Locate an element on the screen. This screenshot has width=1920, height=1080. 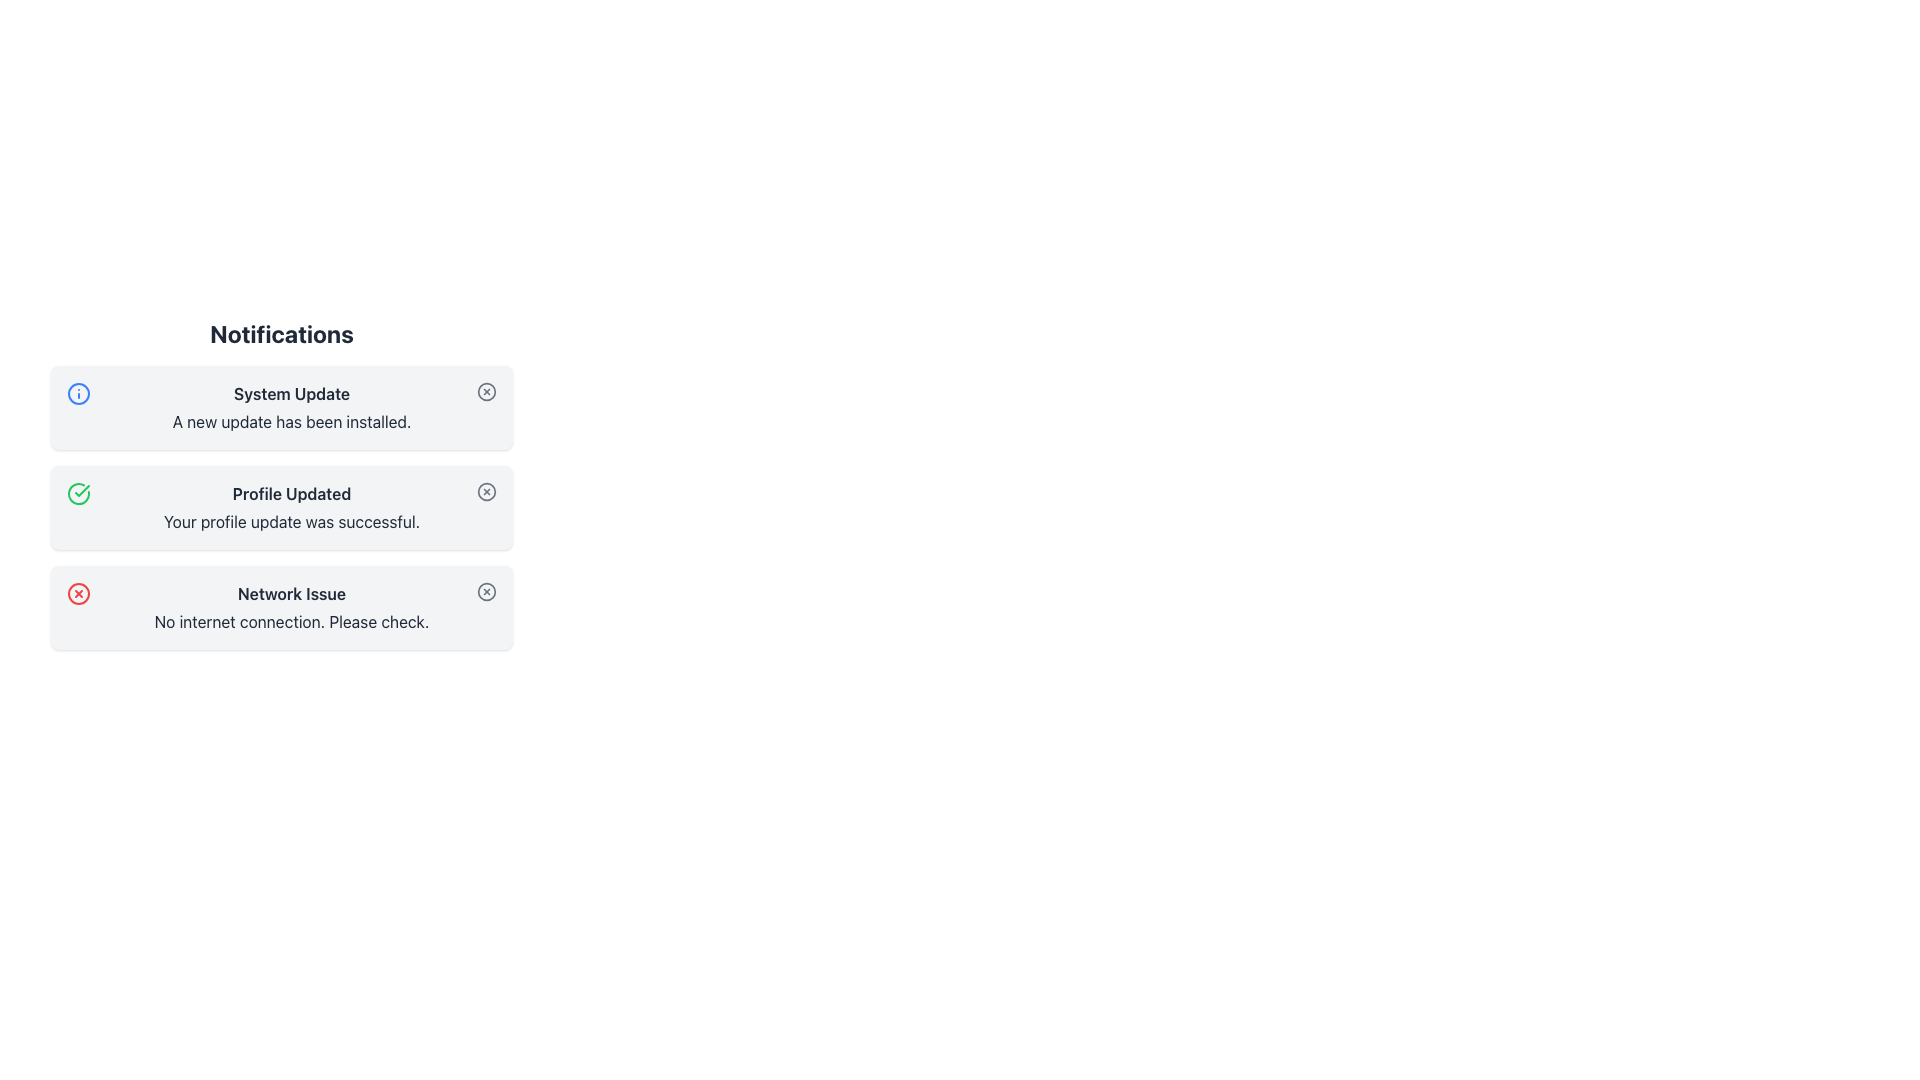
title 'Profile Updated' and subtitle 'Your profile update was successful.' from the notification card with a light gray background, green checkmark icon, and close button on the right side, located in the second position of the notifications list is located at coordinates (281, 507).